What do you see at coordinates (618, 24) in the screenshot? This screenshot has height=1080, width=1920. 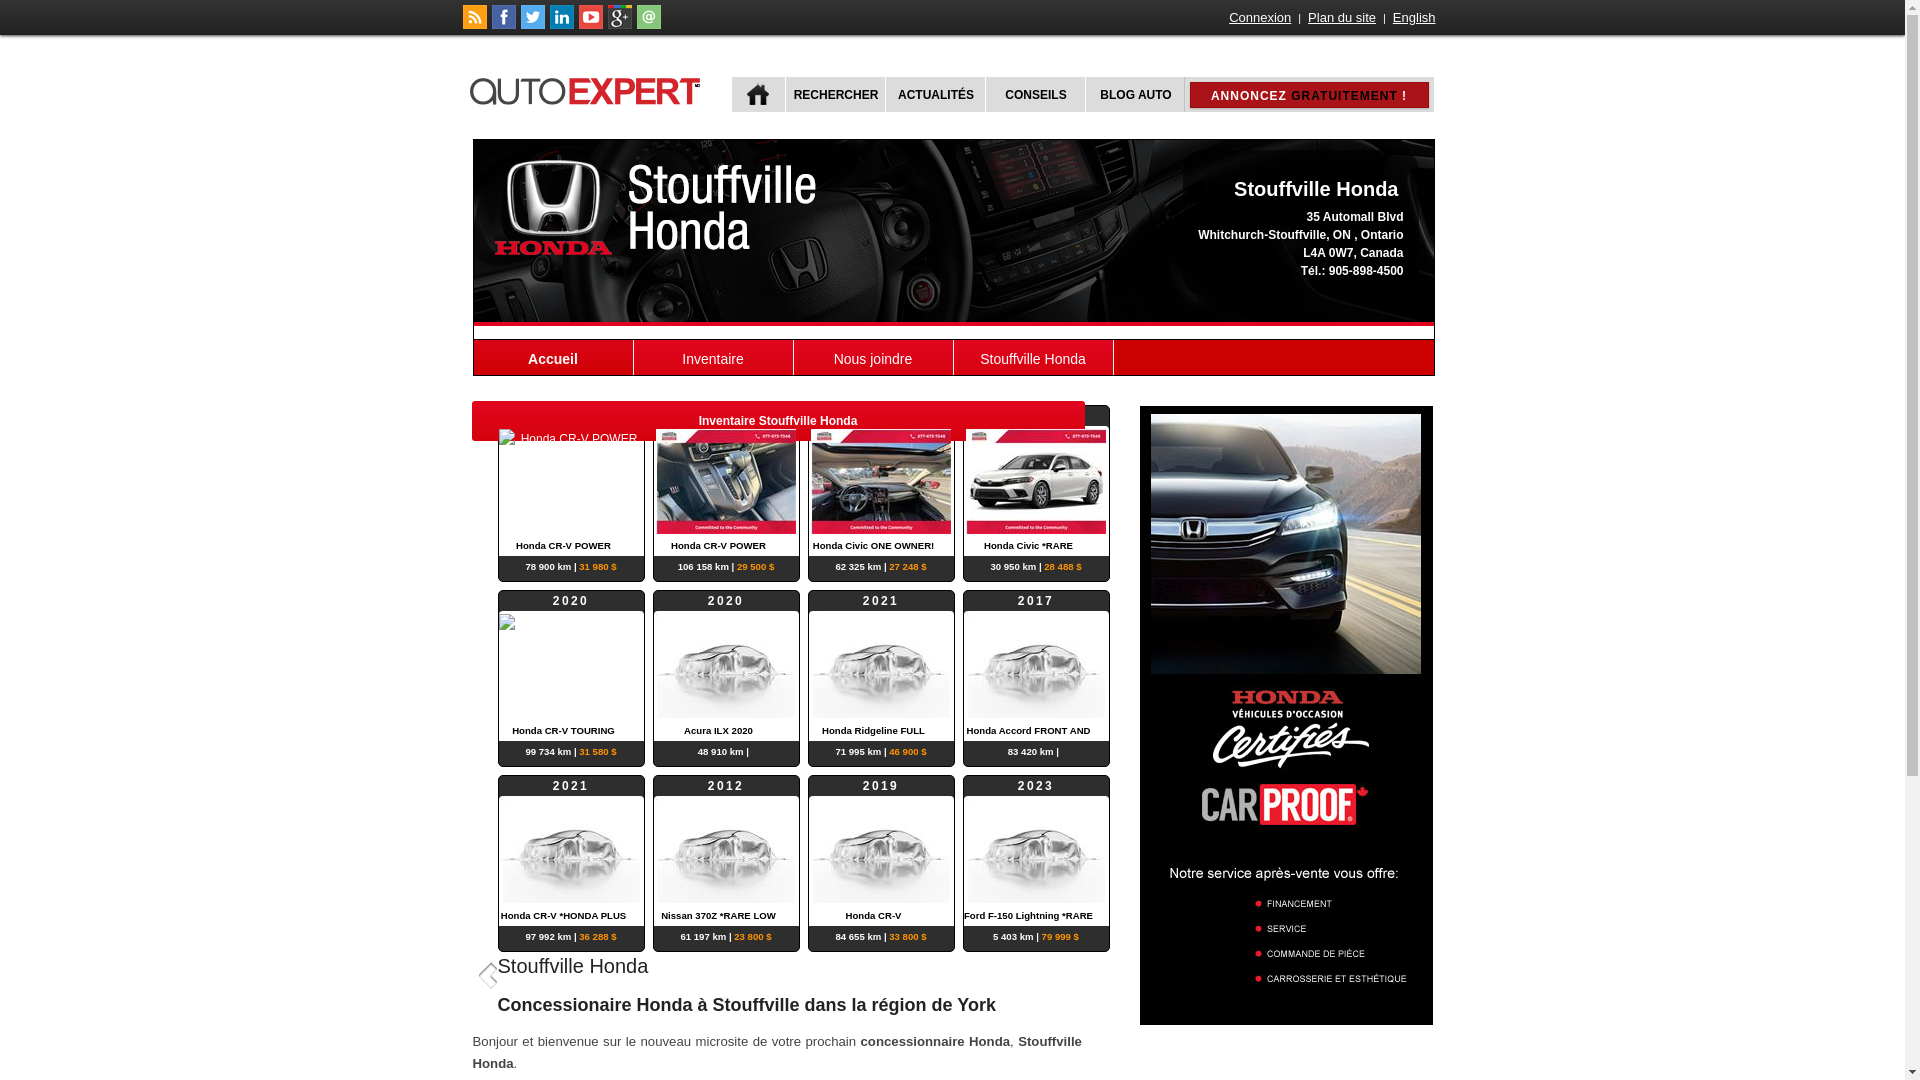 I see `'Suivez autoExpert.ca sur Google Plus'` at bounding box center [618, 24].